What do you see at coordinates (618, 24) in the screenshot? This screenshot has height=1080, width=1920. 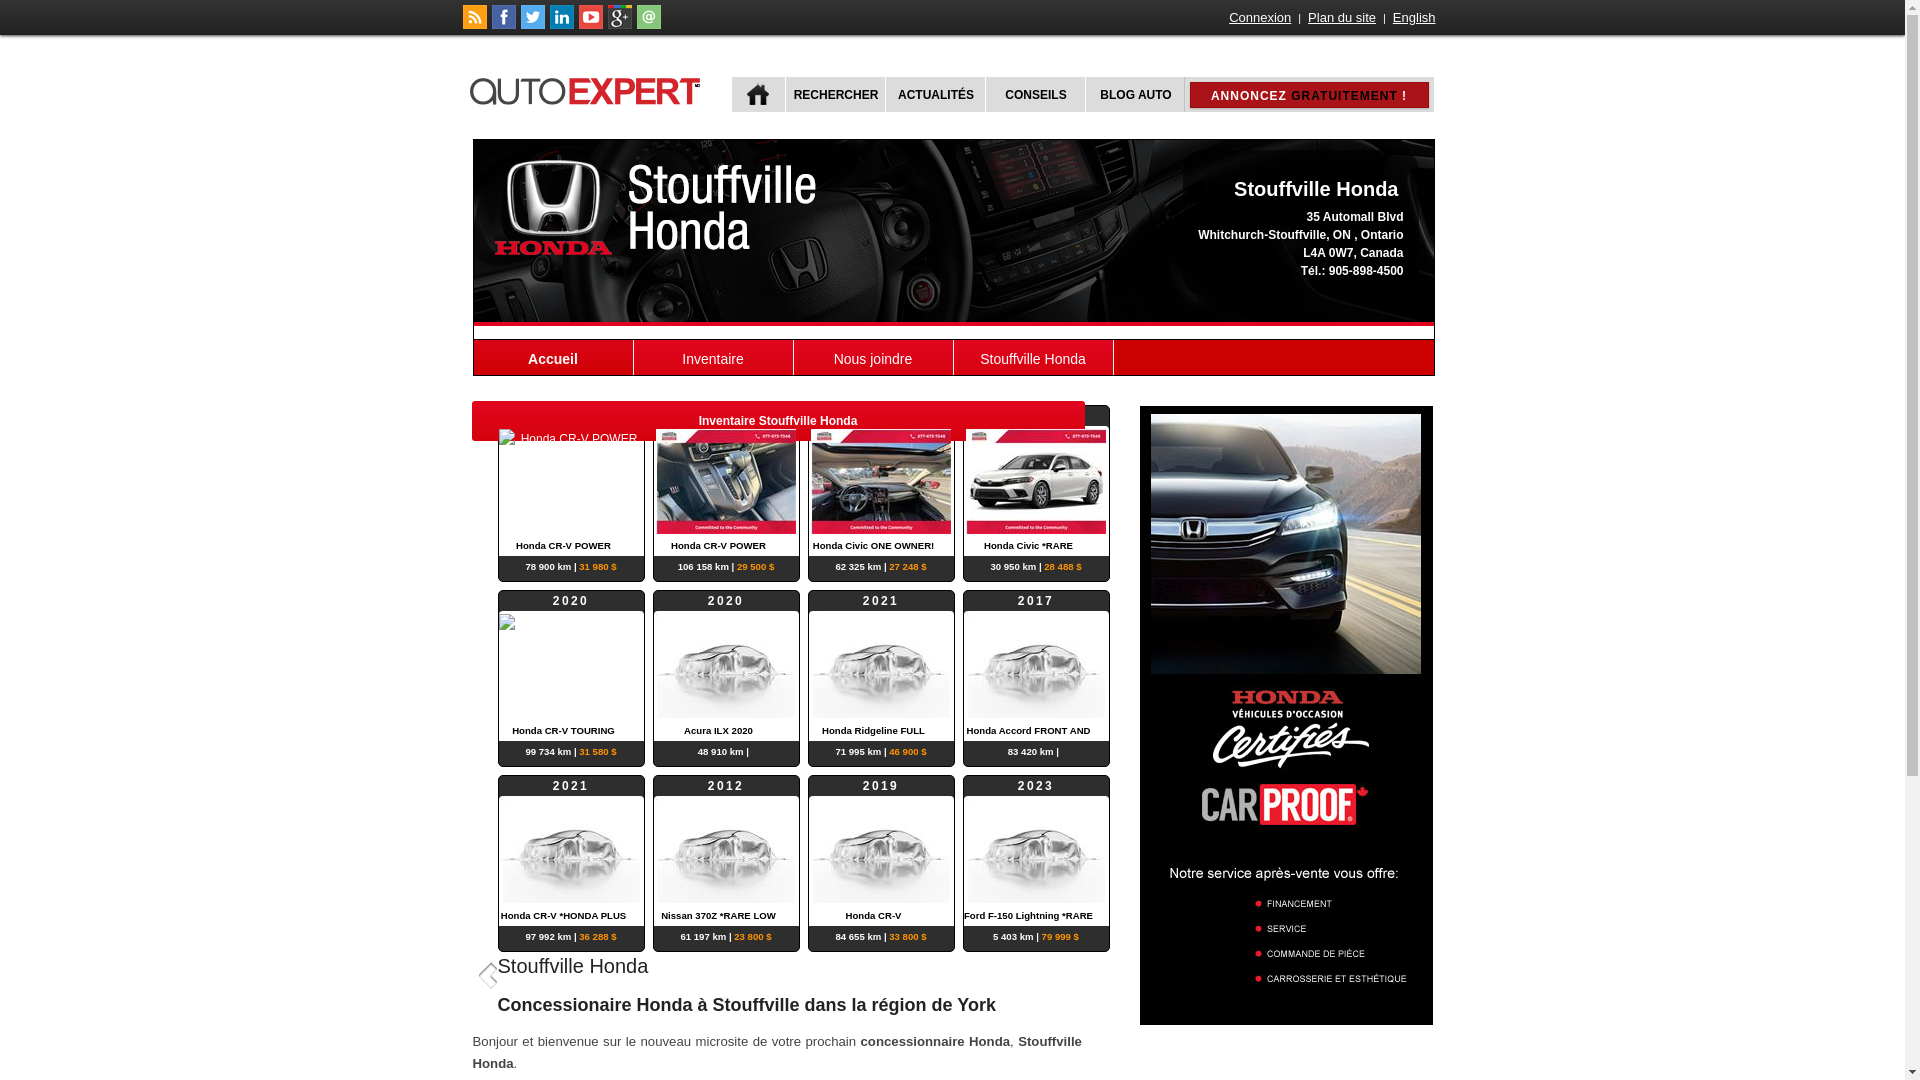 I see `'Suivez autoExpert.ca sur Google Plus'` at bounding box center [618, 24].